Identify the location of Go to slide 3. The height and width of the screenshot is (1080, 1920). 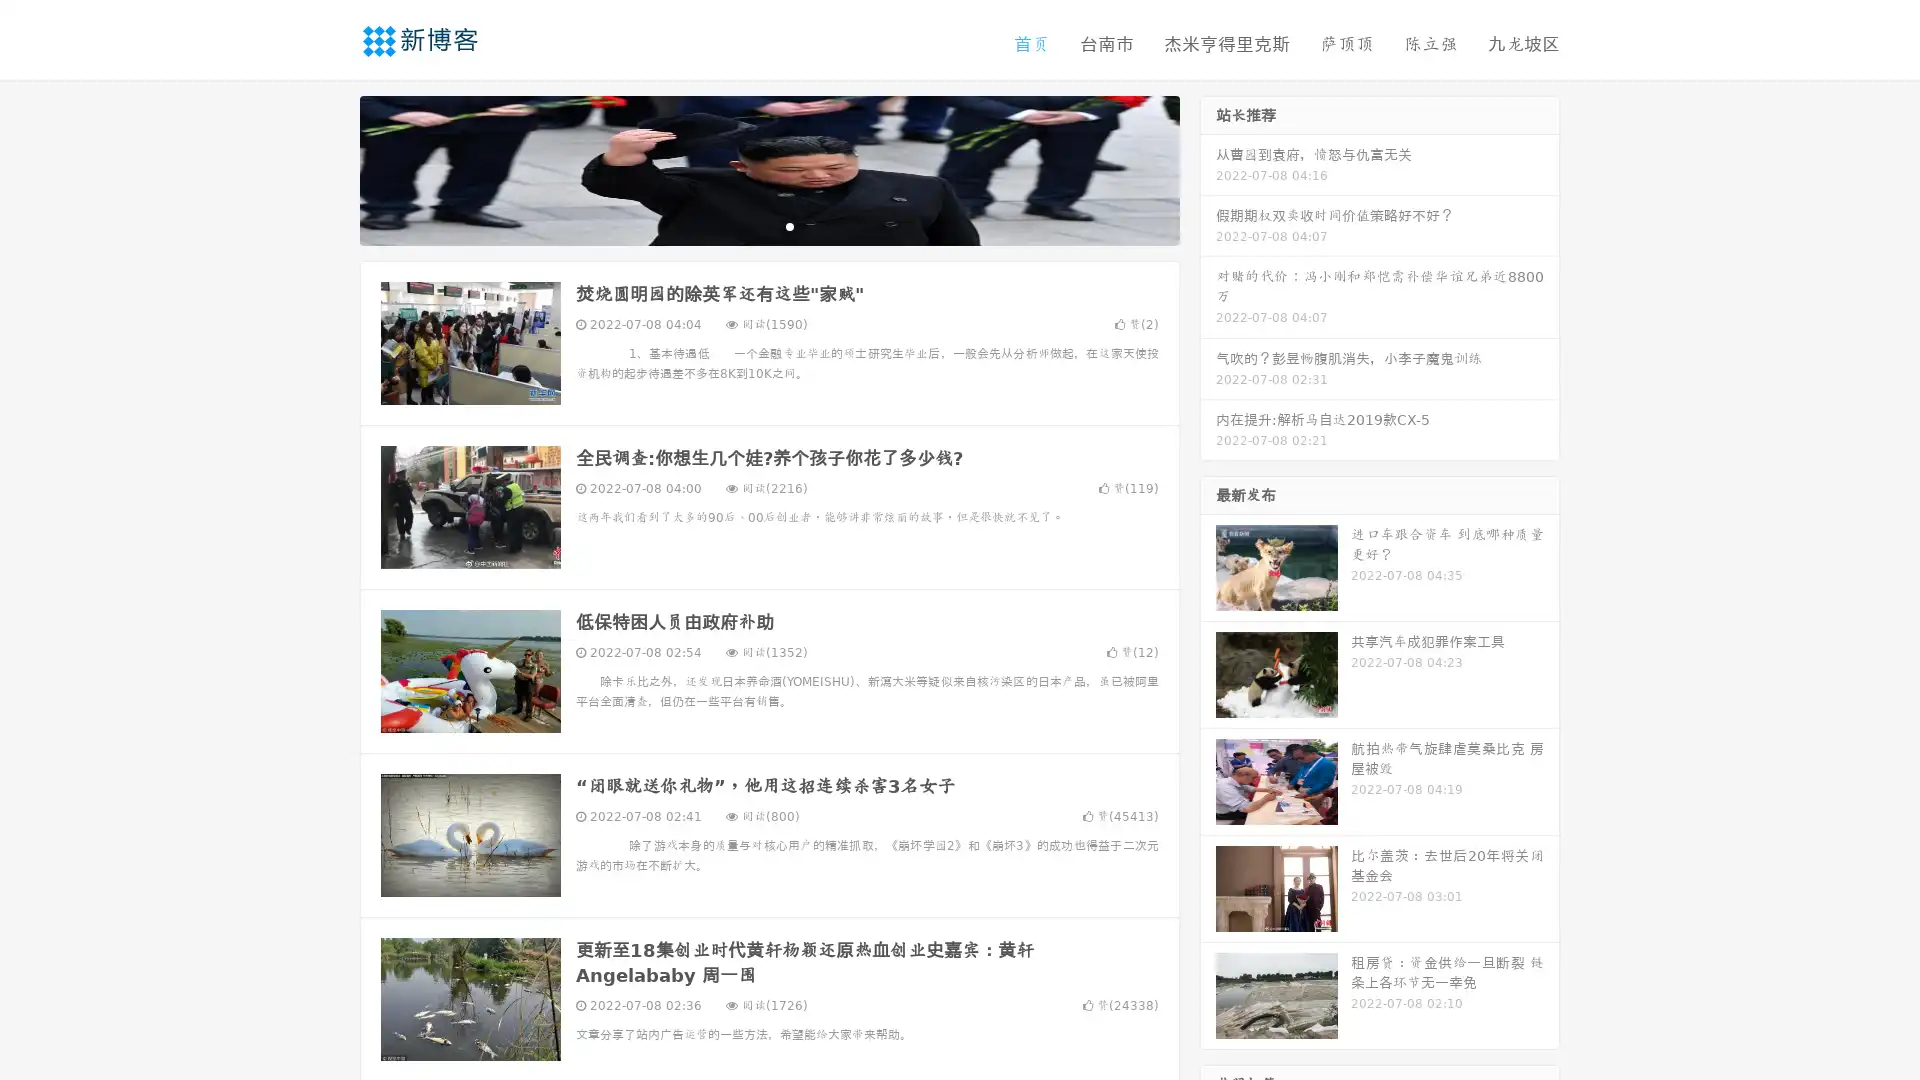
(789, 225).